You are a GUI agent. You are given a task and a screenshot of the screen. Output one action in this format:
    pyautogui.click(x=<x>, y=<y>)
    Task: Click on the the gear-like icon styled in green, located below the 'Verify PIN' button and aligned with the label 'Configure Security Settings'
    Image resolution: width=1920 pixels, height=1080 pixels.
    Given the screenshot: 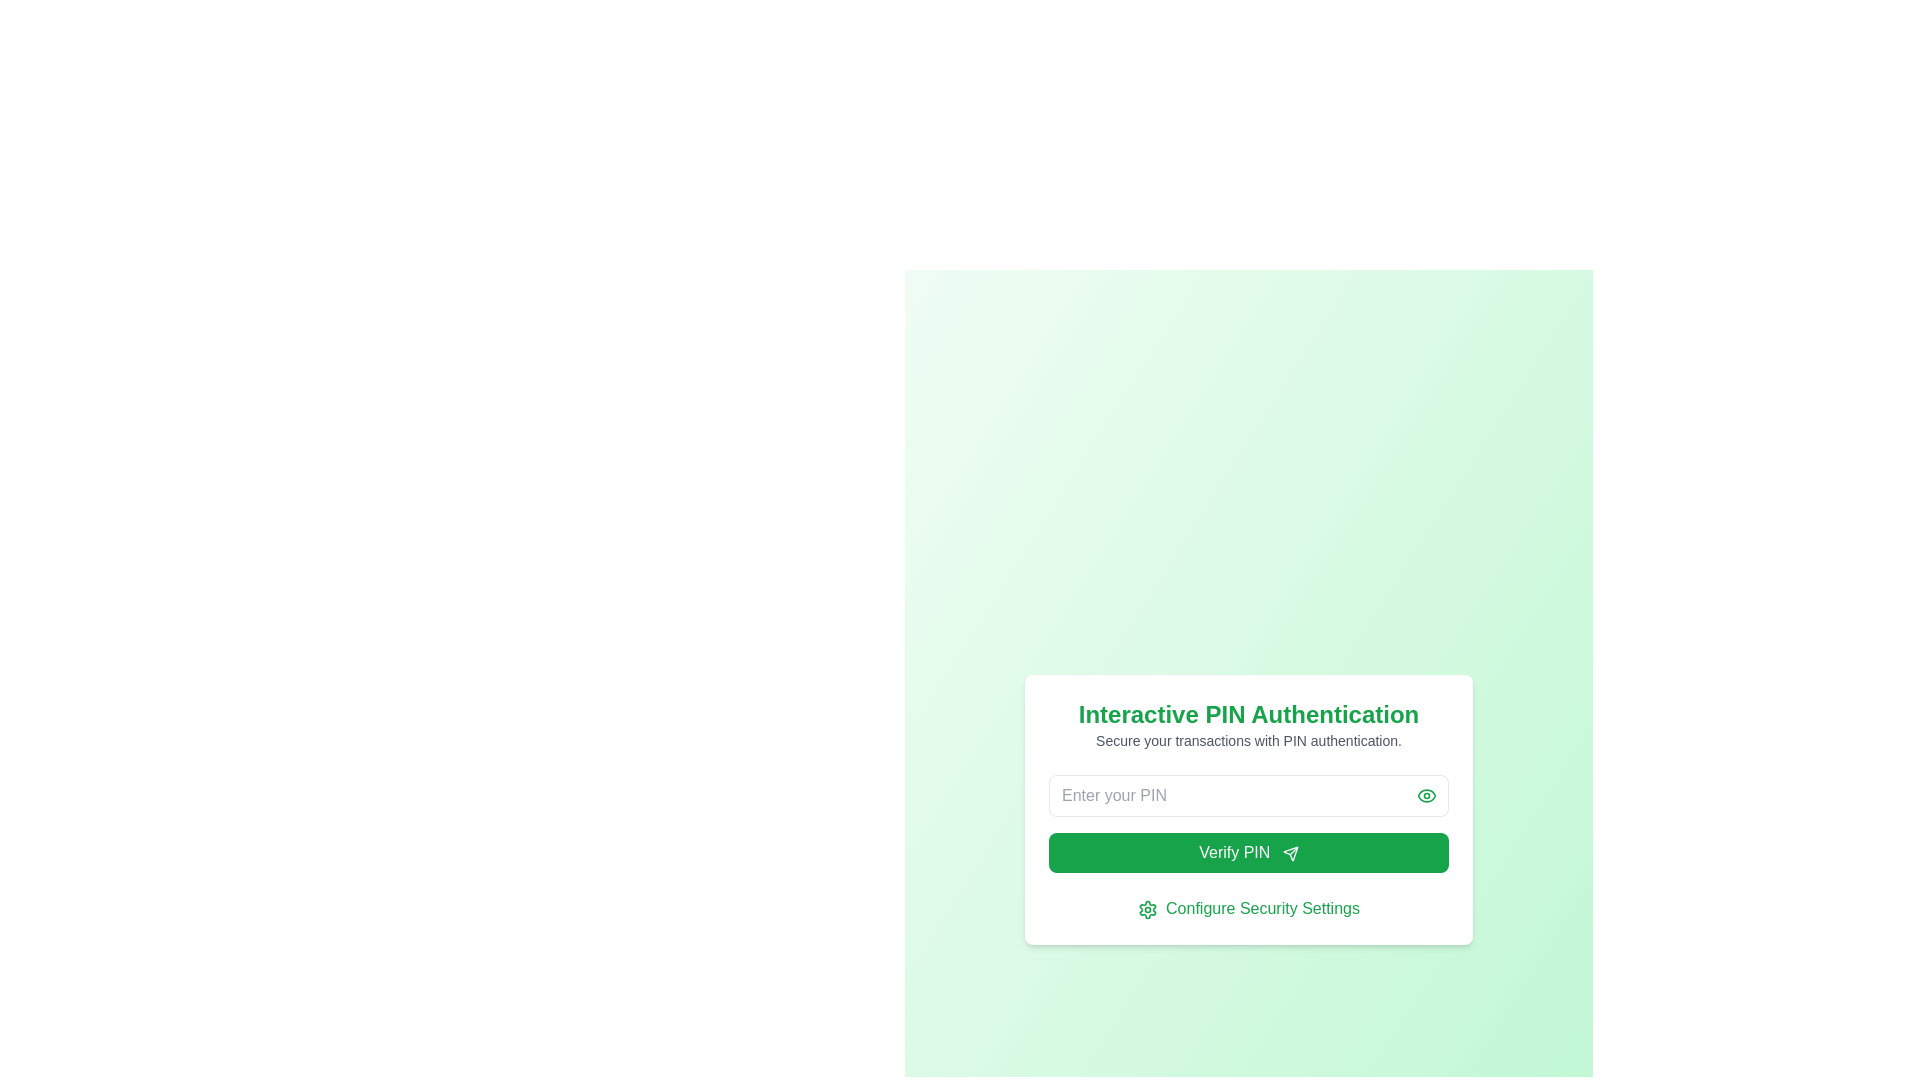 What is the action you would take?
    pyautogui.click(x=1147, y=909)
    